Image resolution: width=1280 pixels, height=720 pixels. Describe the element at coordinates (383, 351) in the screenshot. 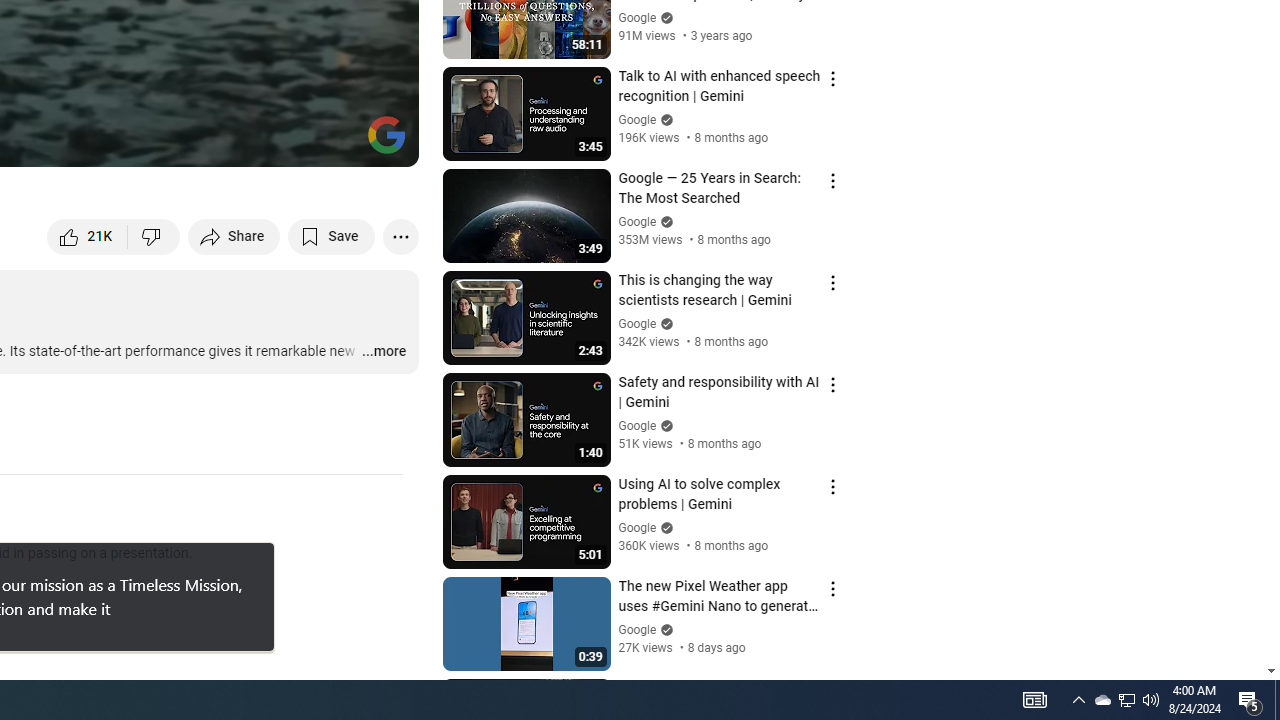

I see `'...more'` at that location.